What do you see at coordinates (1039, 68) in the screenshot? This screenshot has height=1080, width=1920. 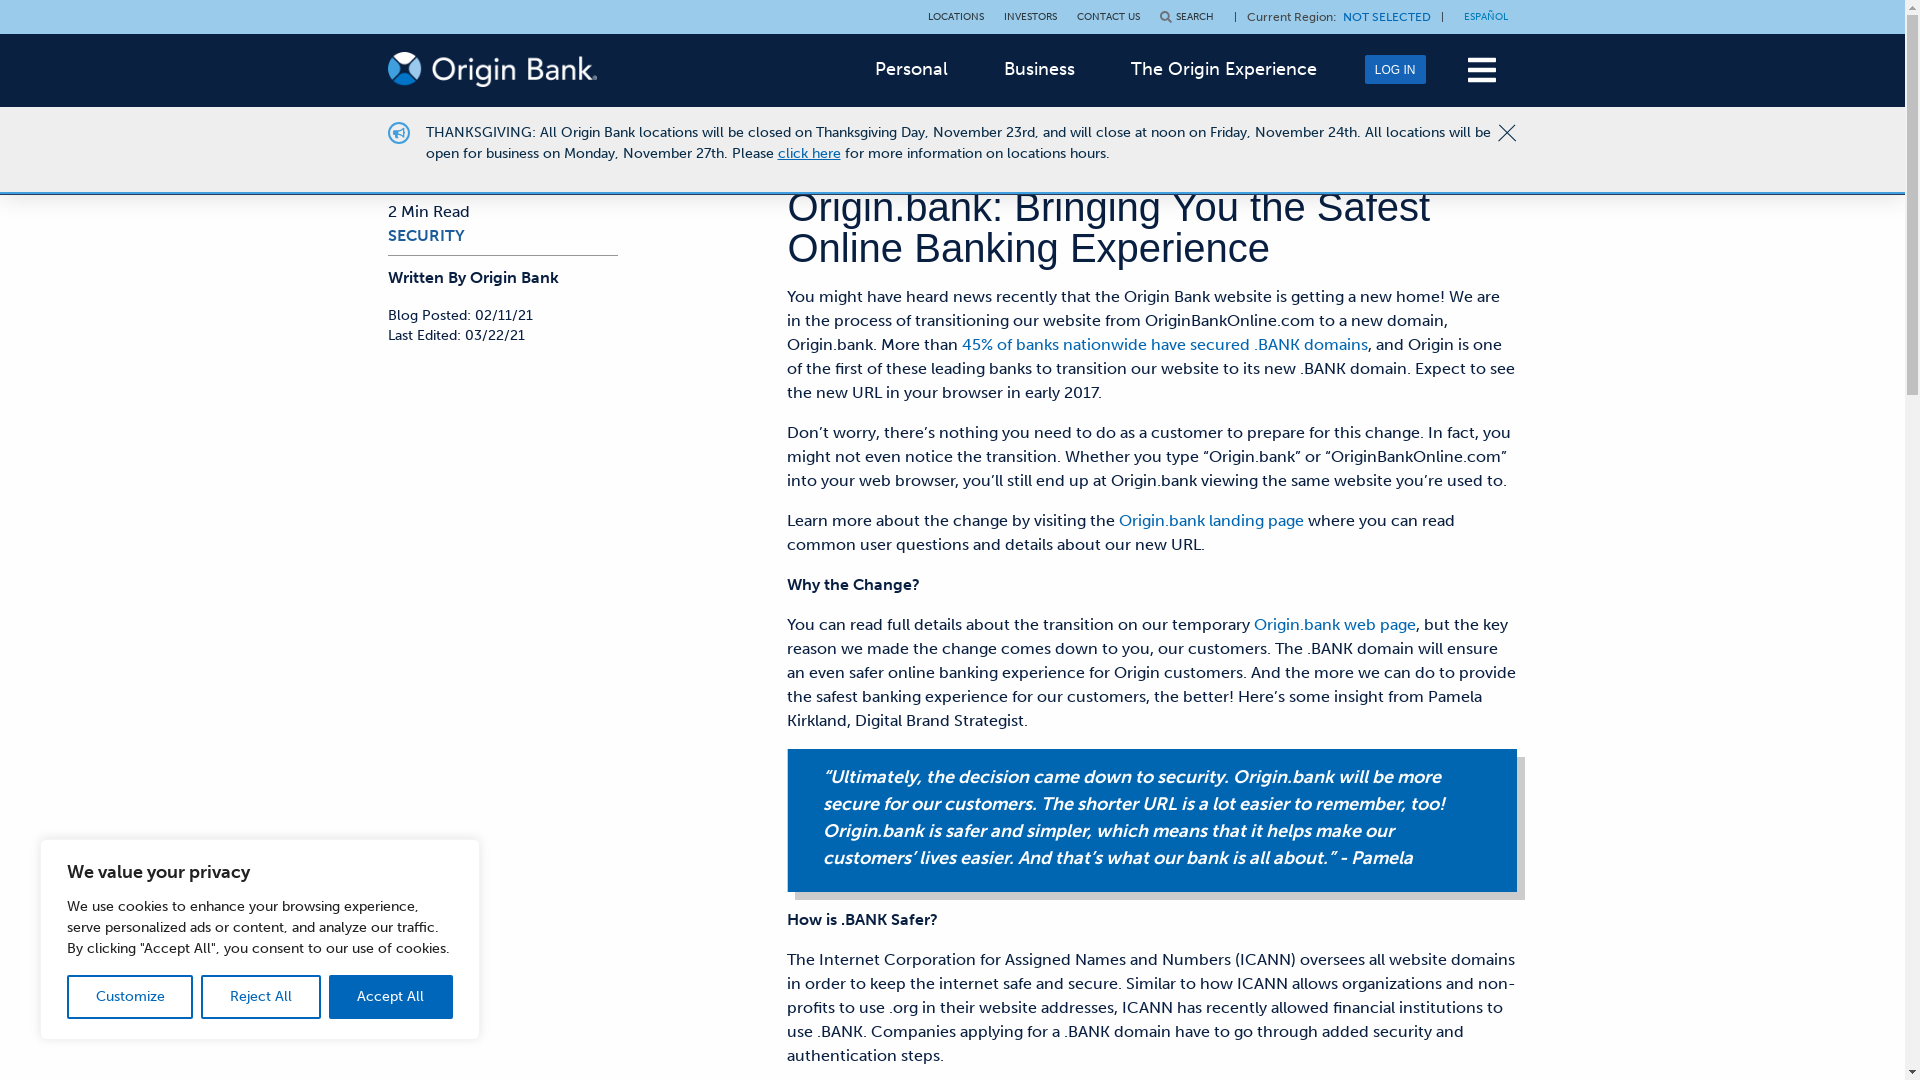 I see `'Business'` at bounding box center [1039, 68].